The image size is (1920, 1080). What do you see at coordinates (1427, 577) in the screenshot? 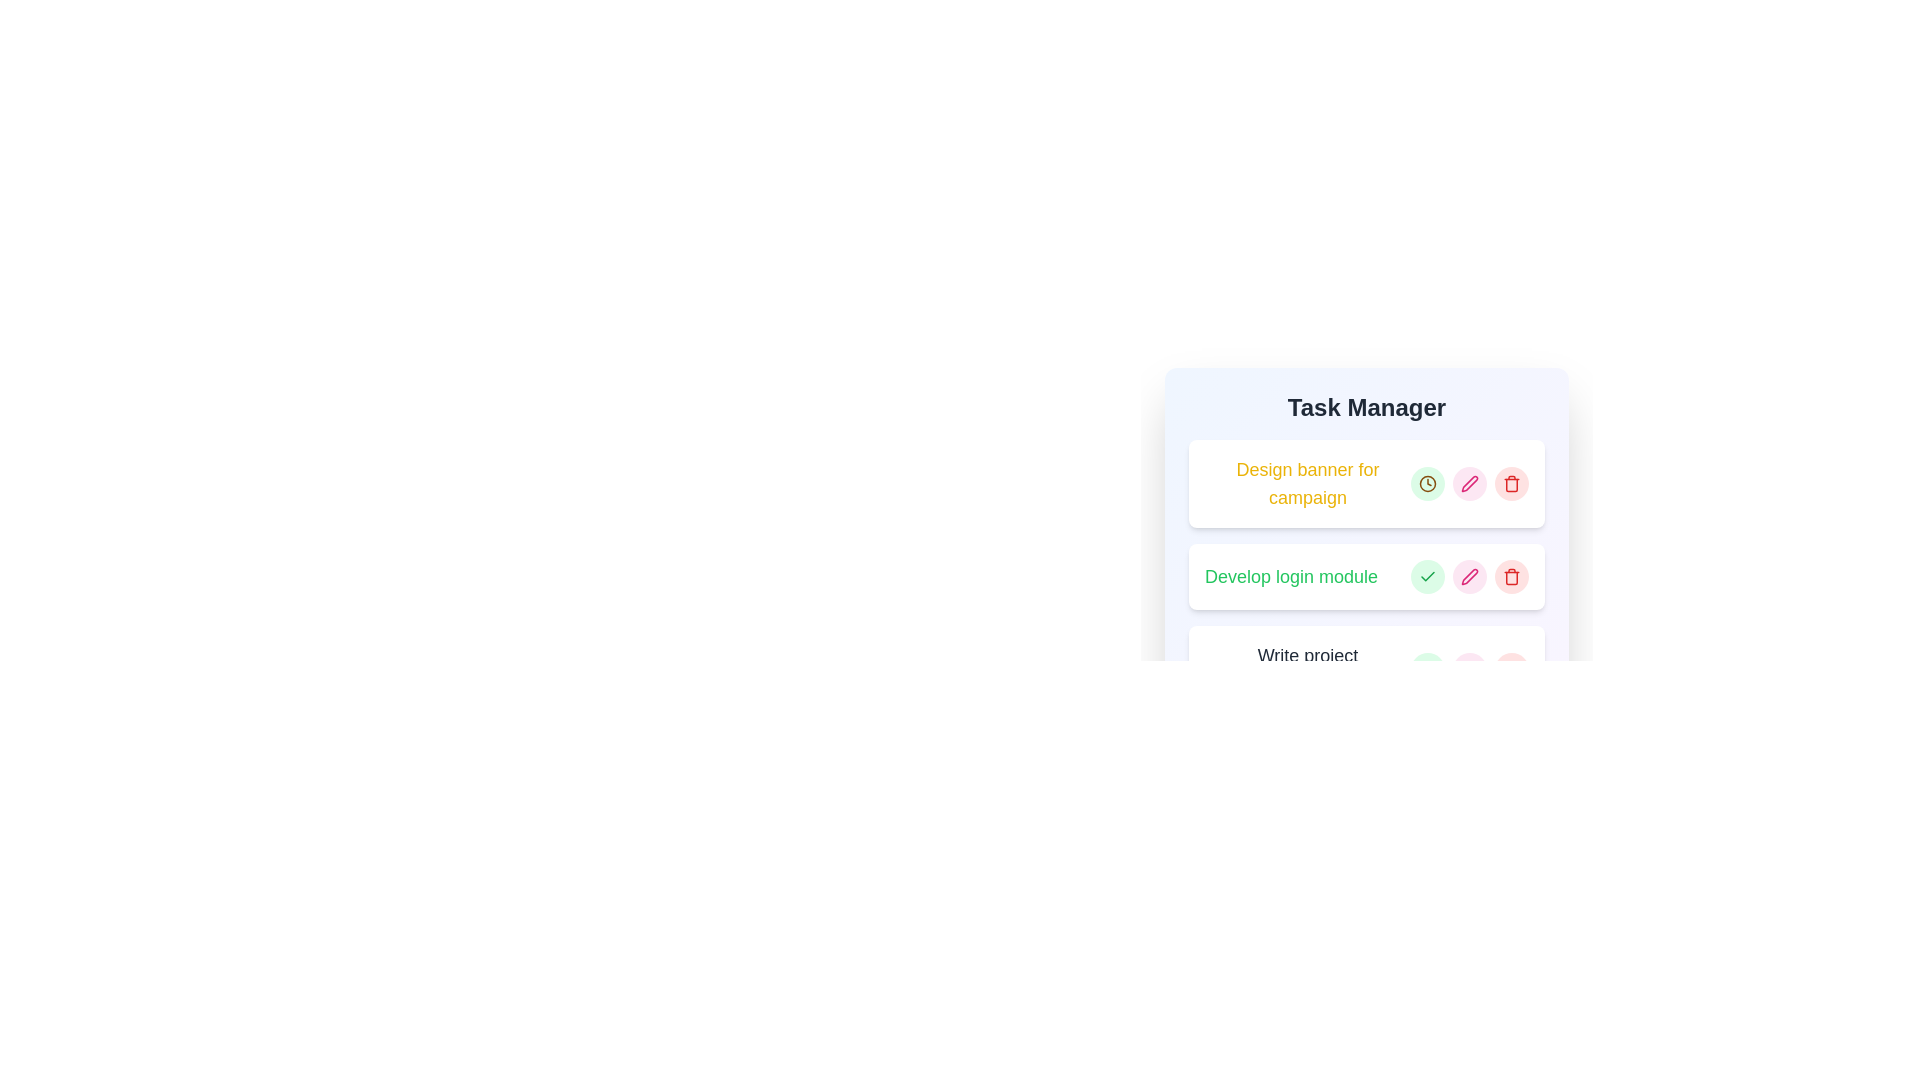
I see `the circular task status indicator icon associated with the 'Develop login module' task to visualize its completion status` at bounding box center [1427, 577].